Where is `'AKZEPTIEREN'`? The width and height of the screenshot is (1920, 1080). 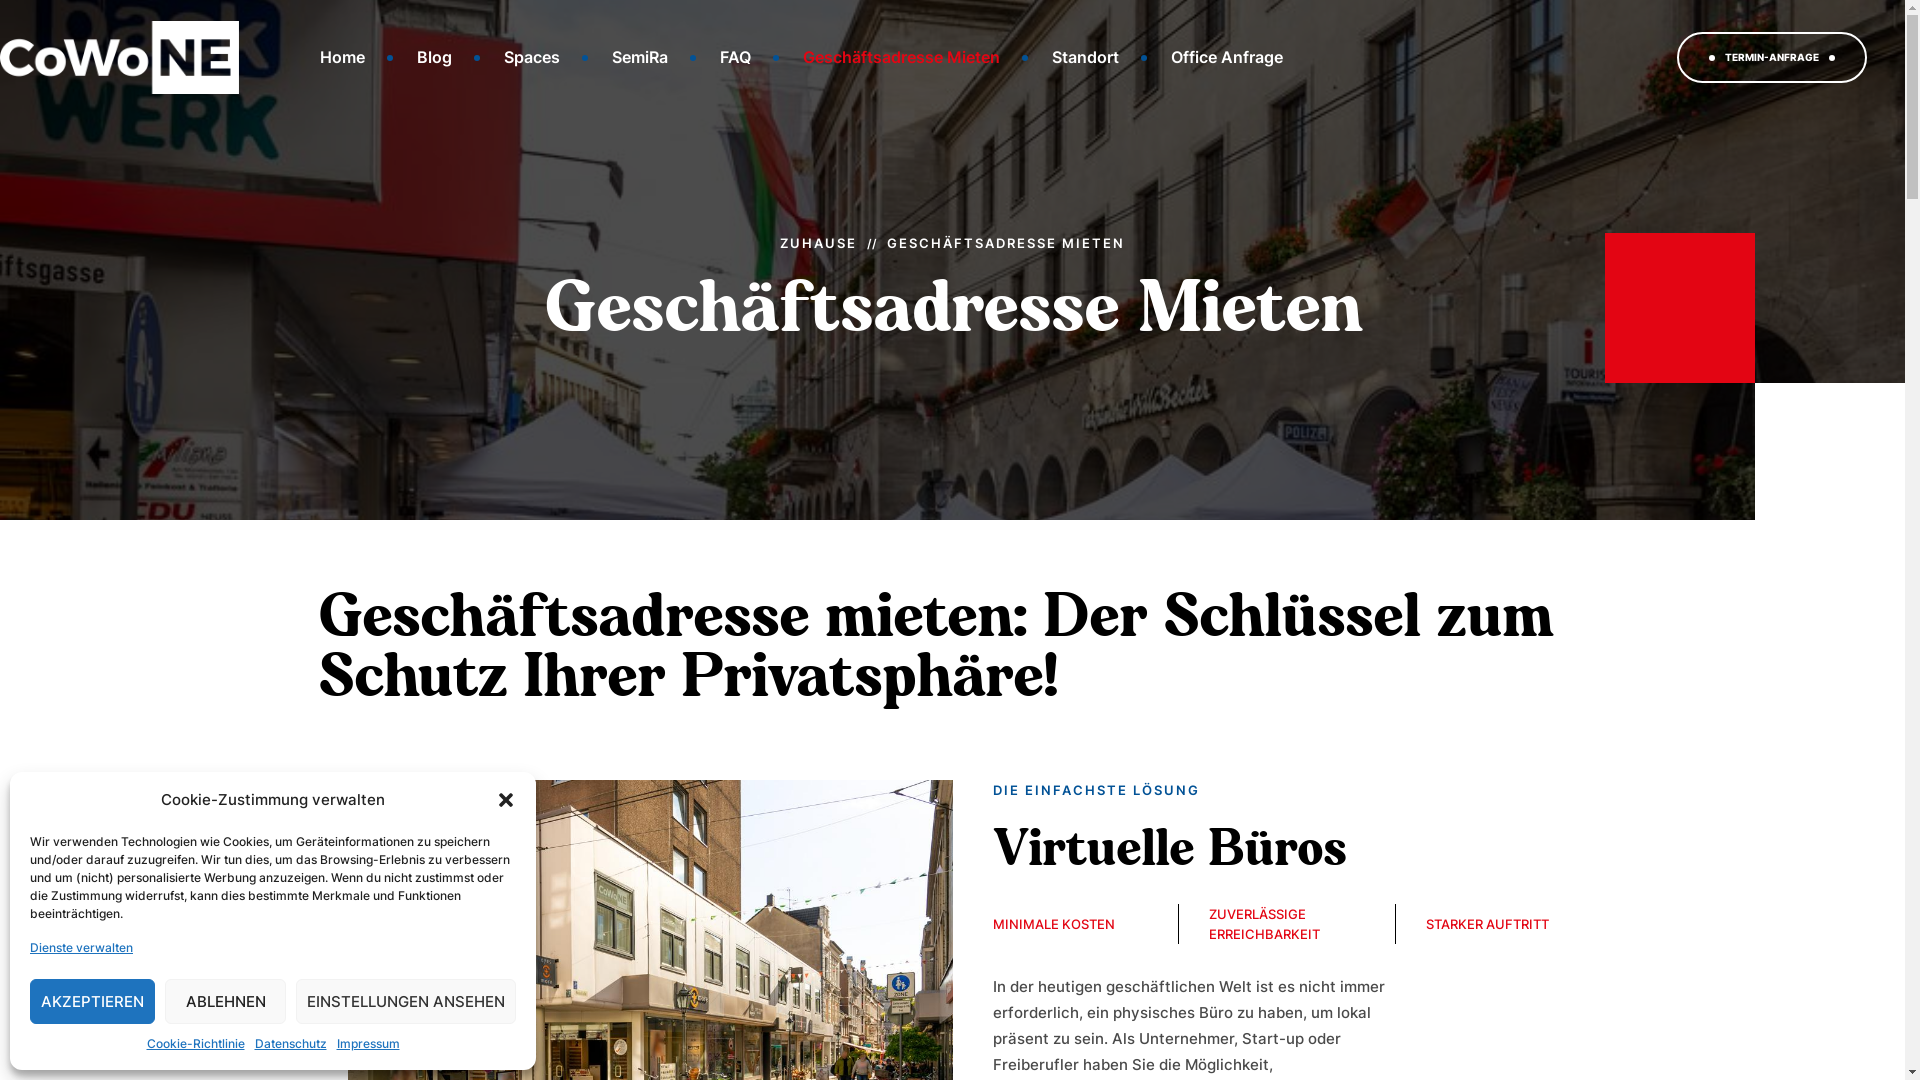
'AKZEPTIEREN' is located at coordinates (29, 1001).